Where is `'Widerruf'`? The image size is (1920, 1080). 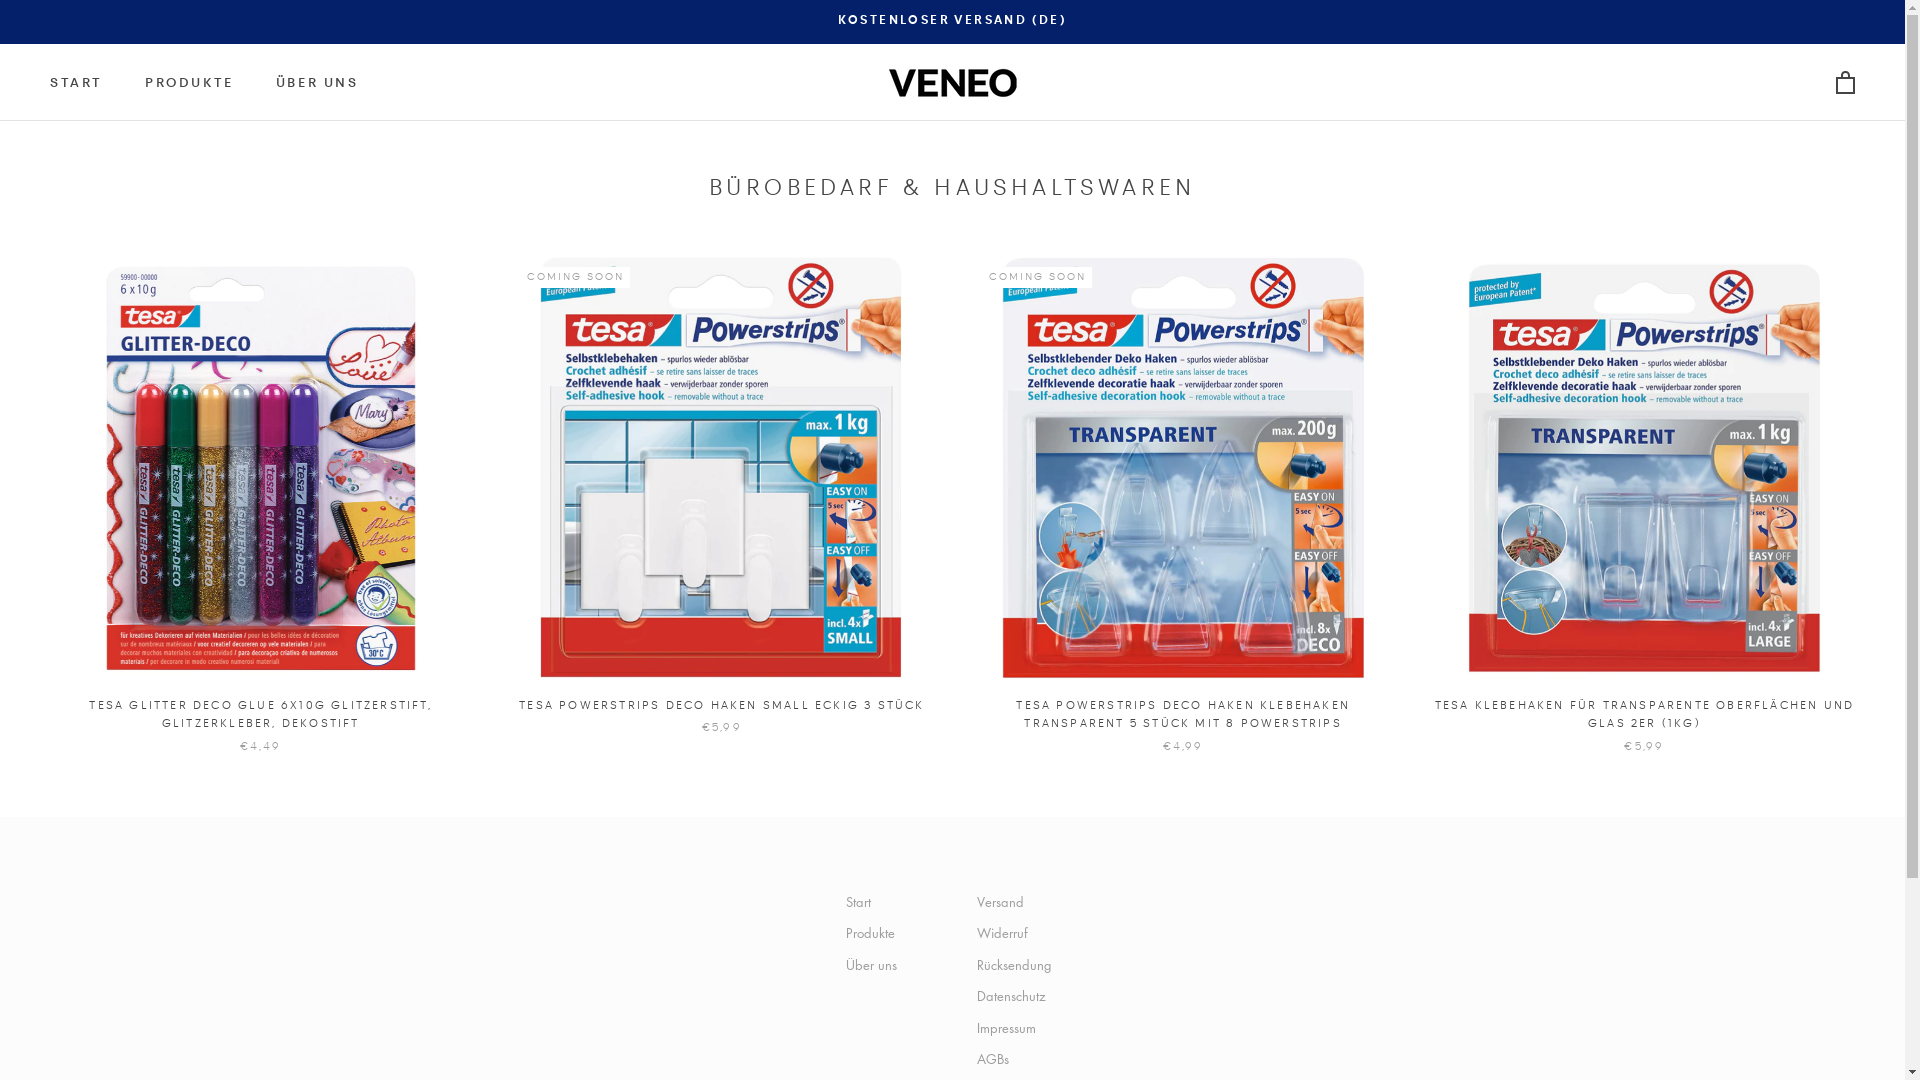 'Widerruf' is located at coordinates (1017, 933).